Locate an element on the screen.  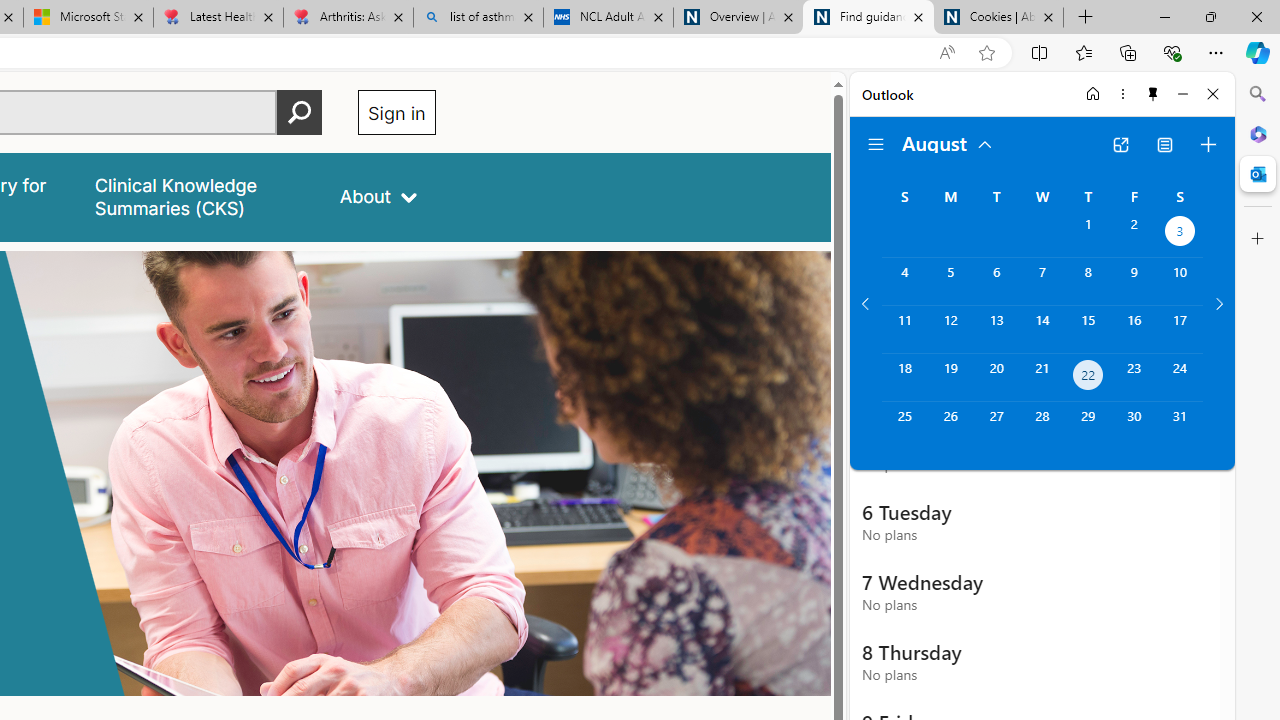
'Read aloud this page (Ctrl+Shift+U)' is located at coordinates (945, 52).